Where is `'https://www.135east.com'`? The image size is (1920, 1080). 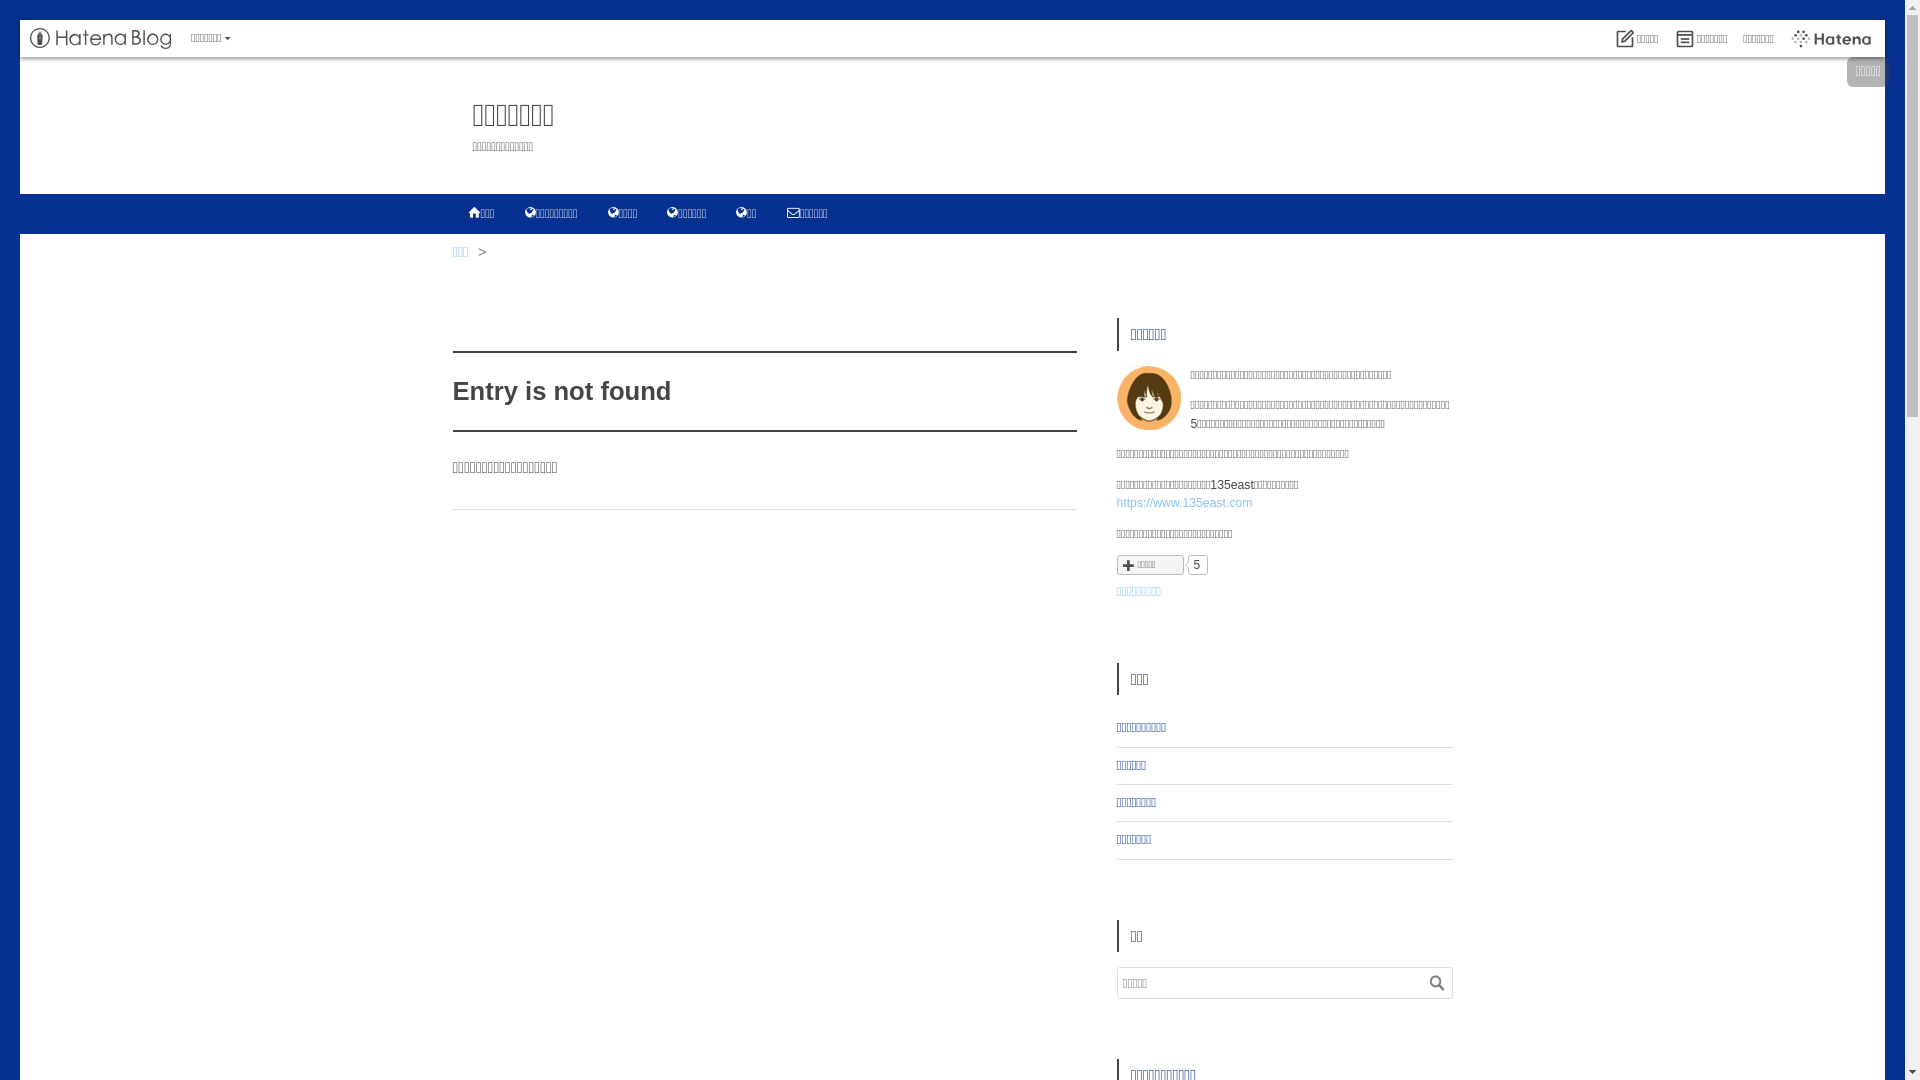 'https://www.135east.com' is located at coordinates (1184, 501).